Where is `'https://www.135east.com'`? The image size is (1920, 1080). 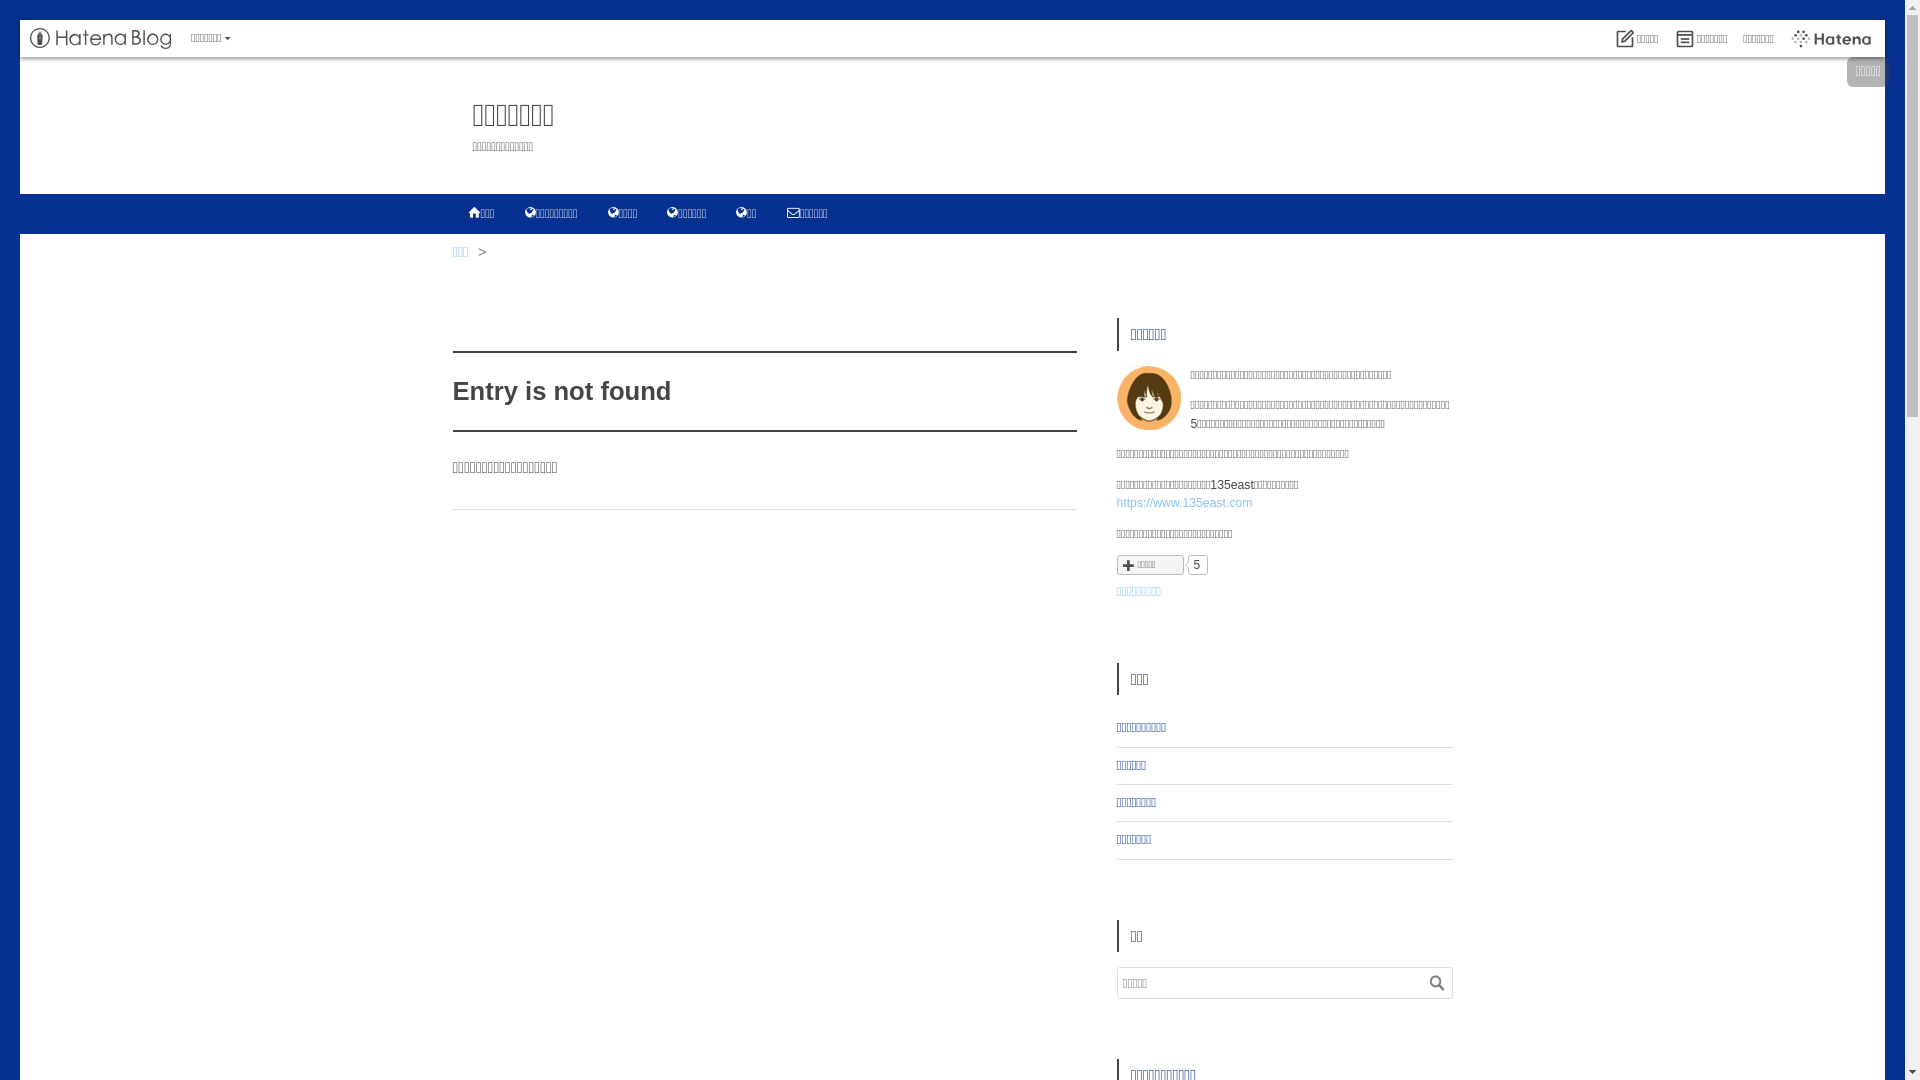 'https://www.135east.com' is located at coordinates (1184, 501).